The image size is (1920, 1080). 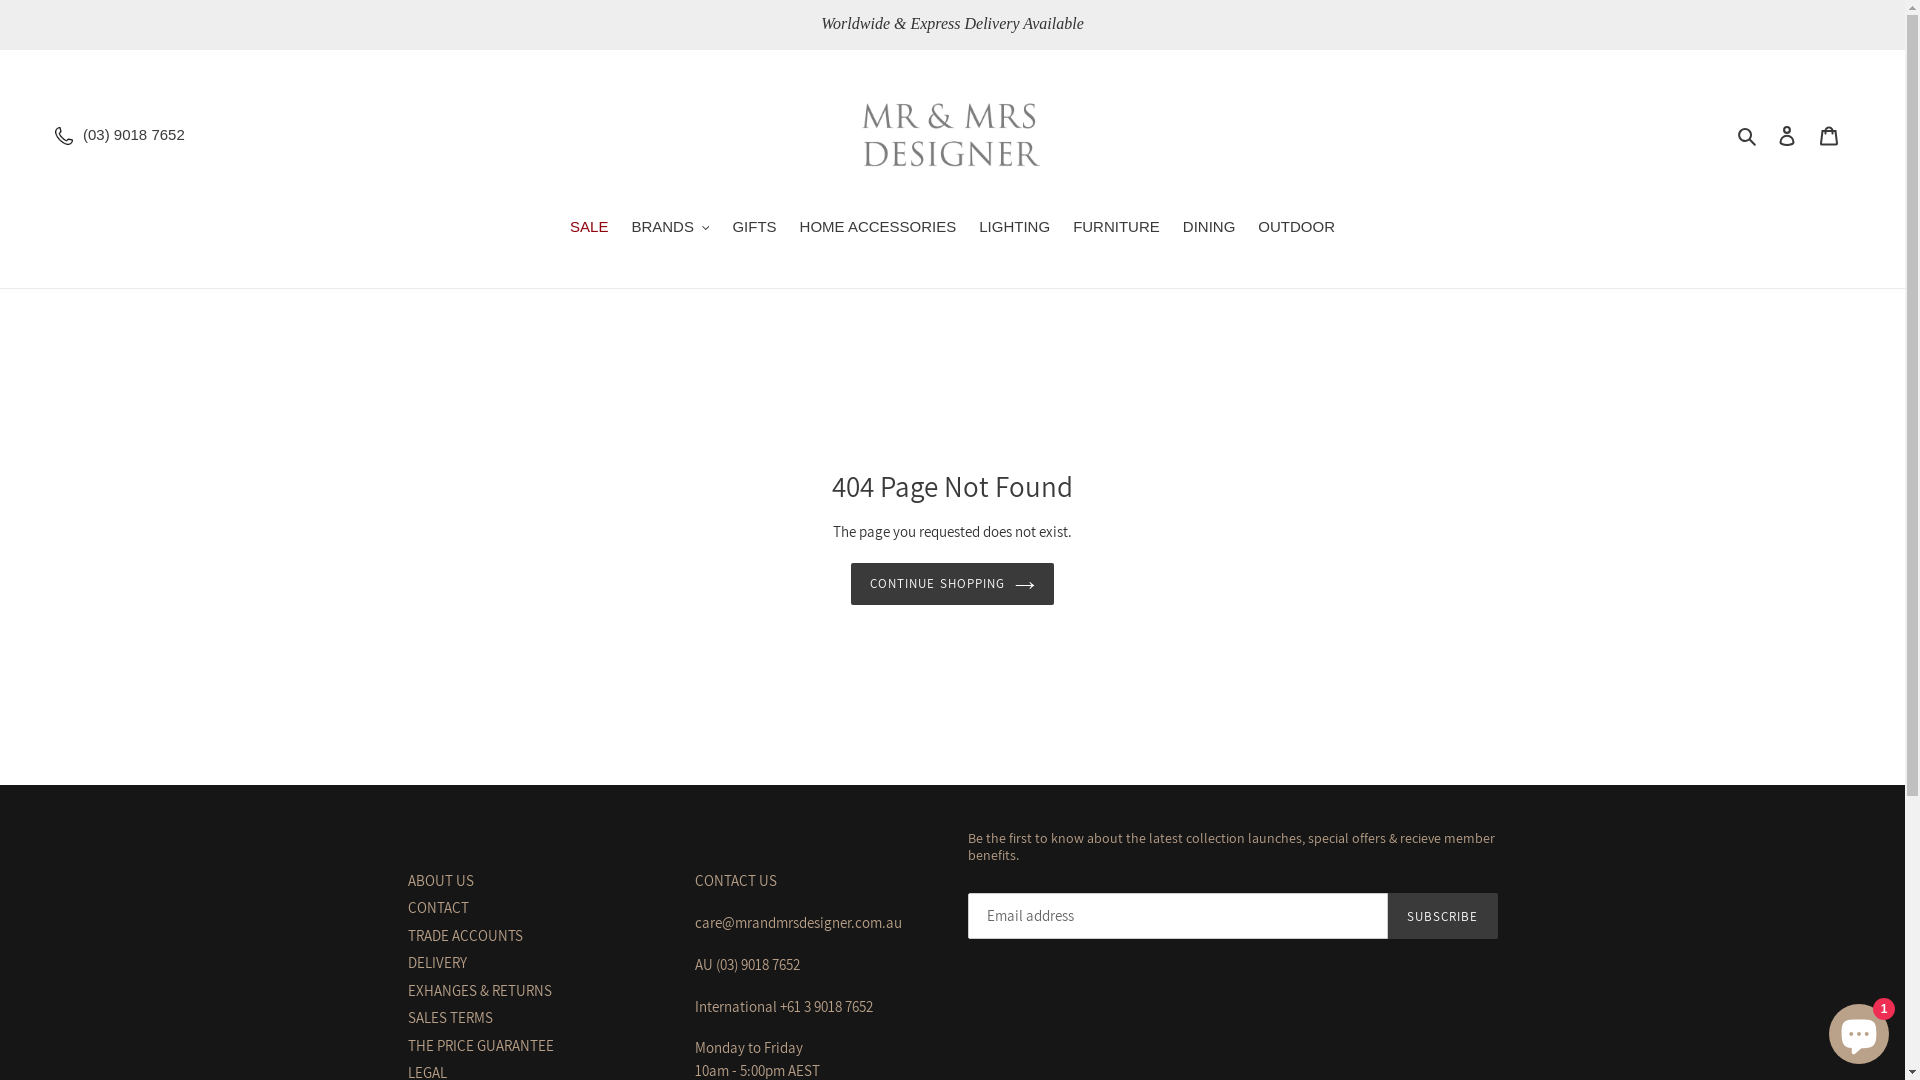 I want to click on 'Cart', so click(x=1828, y=135).